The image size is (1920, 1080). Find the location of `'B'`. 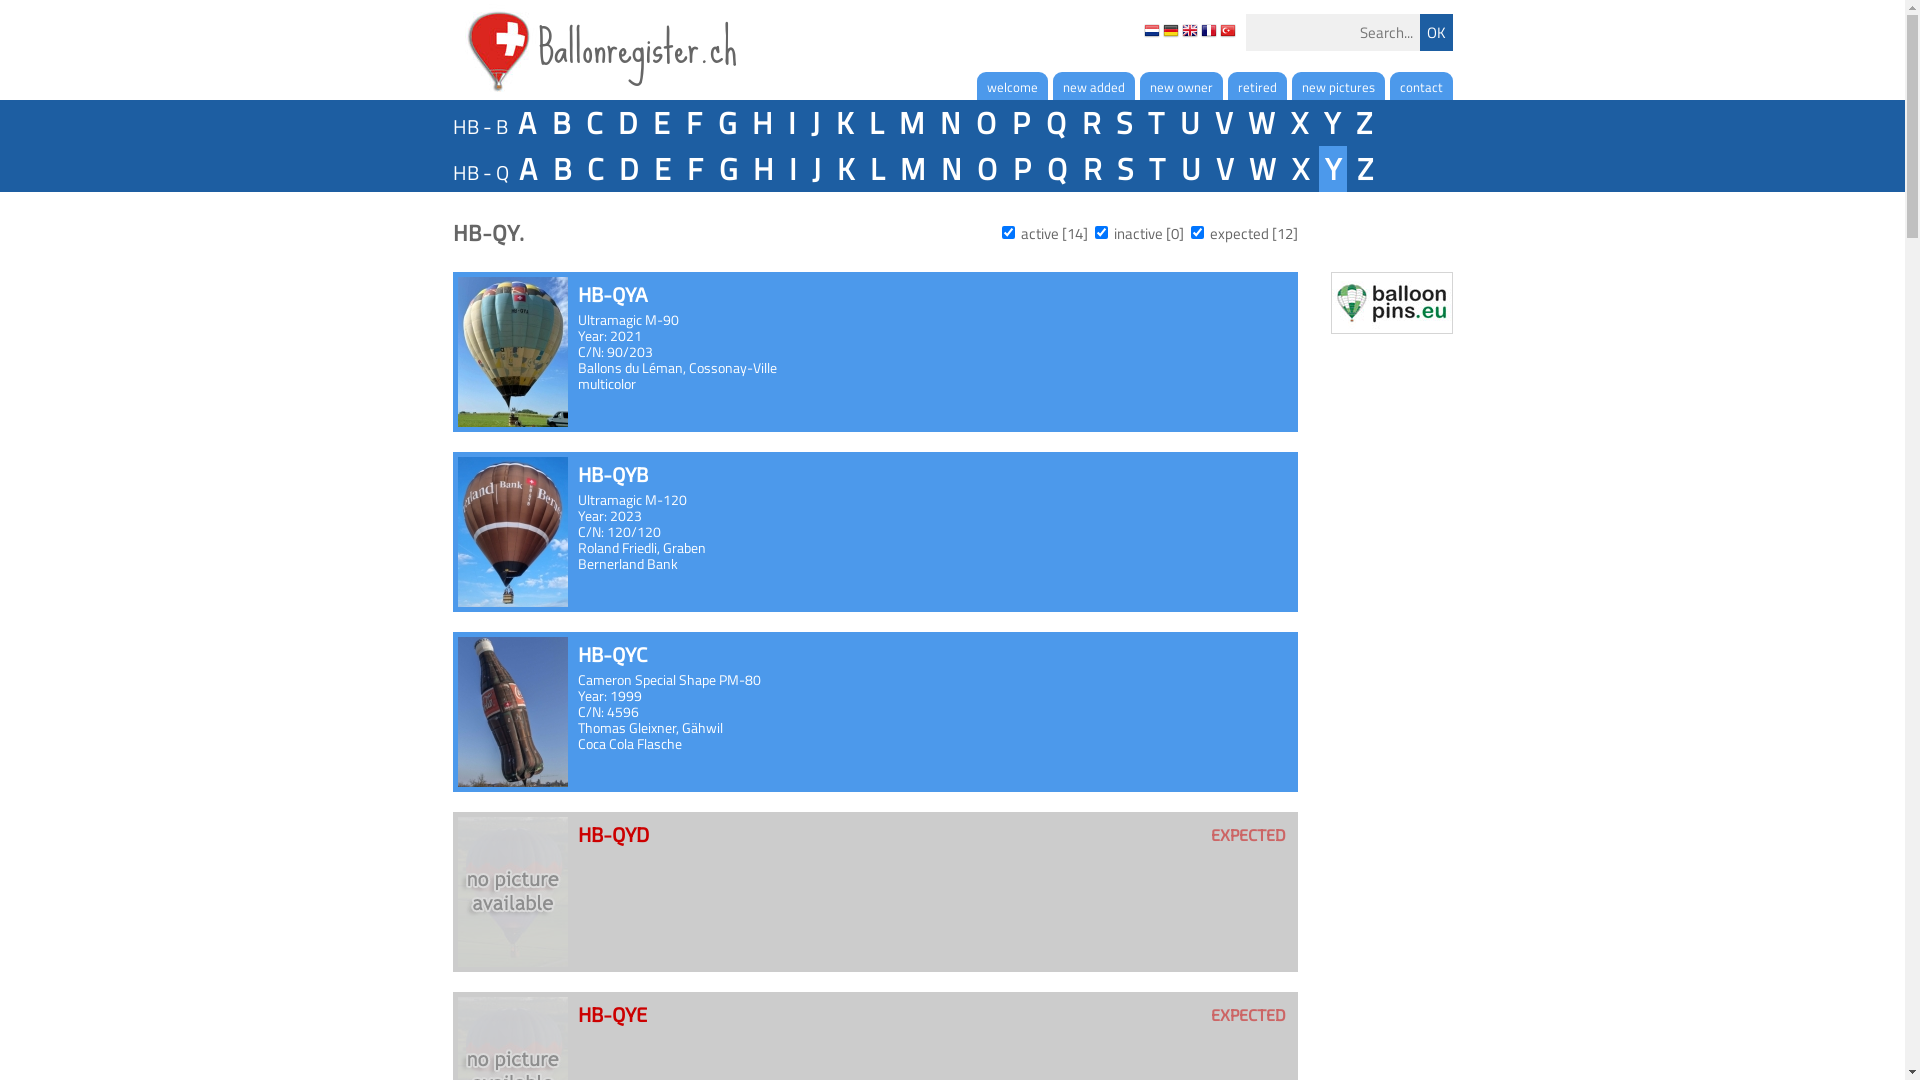

'B' is located at coordinates (560, 123).